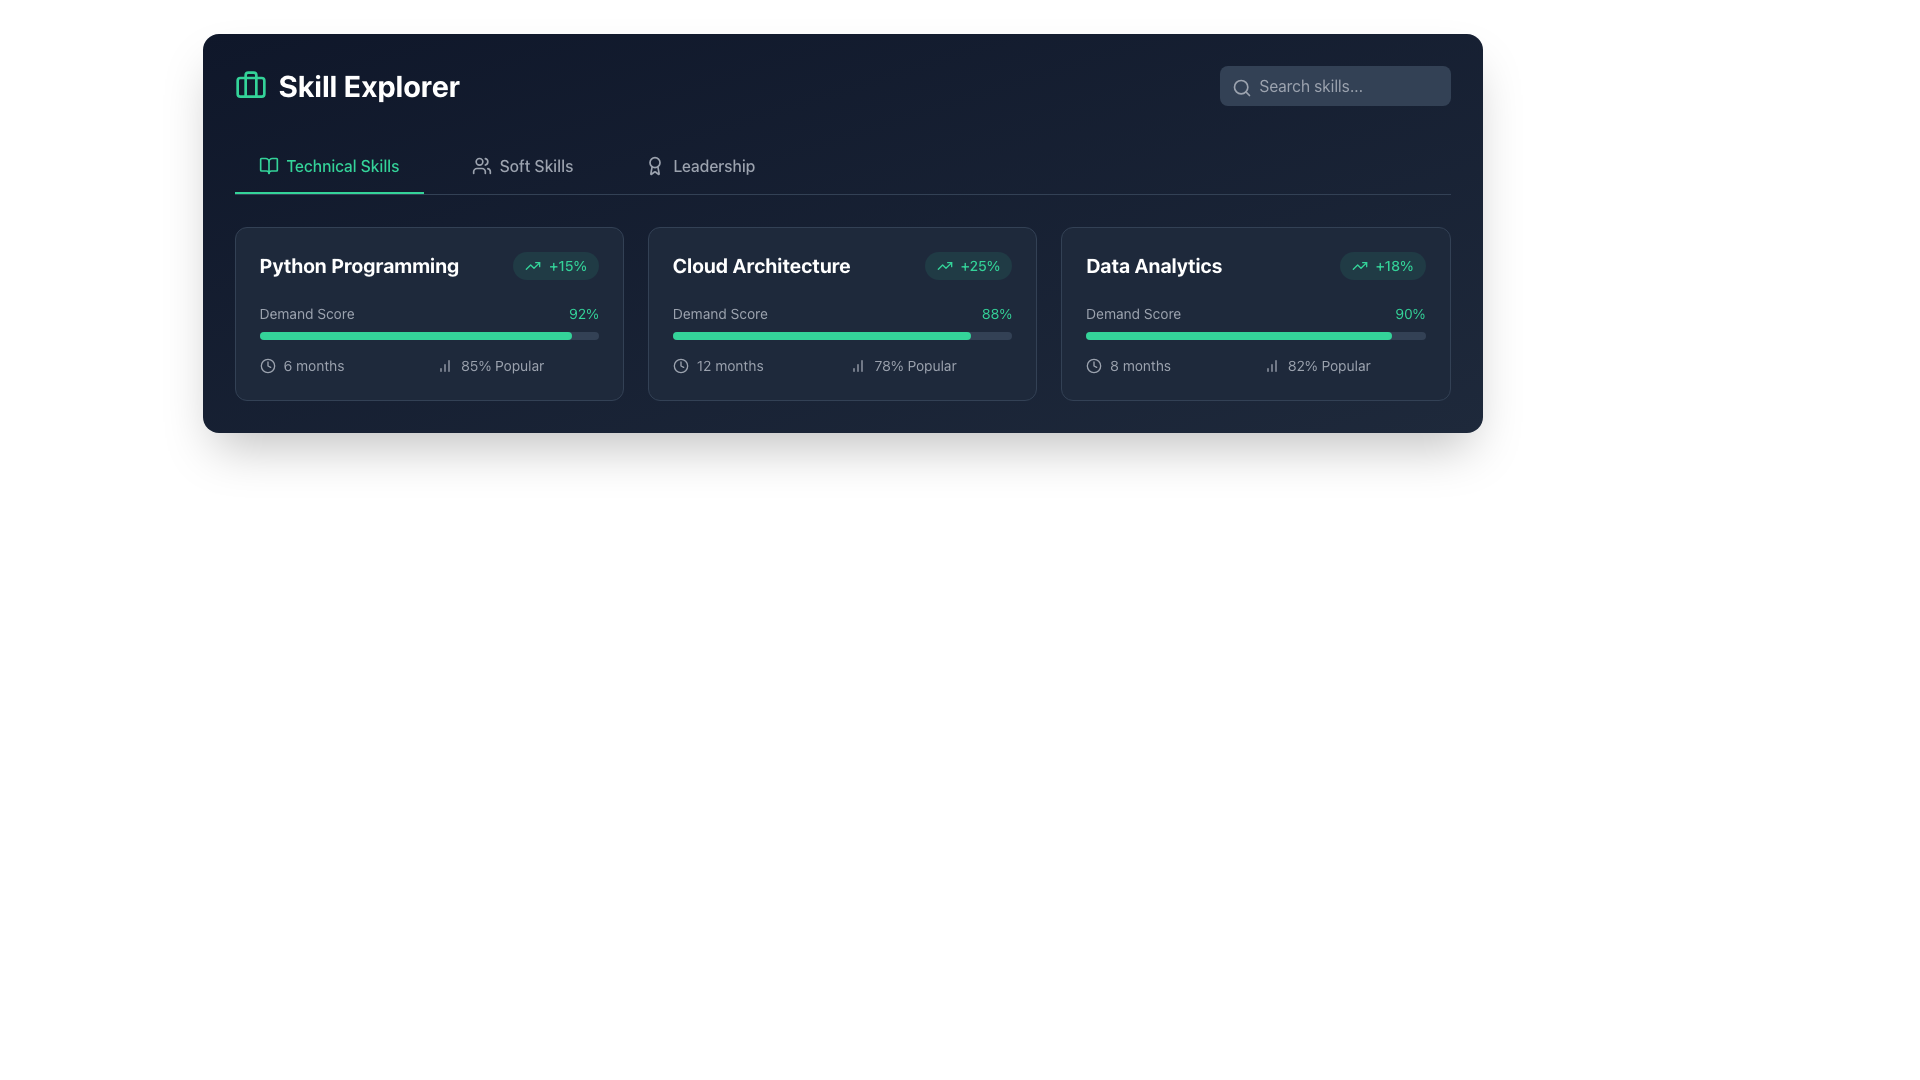 Image resolution: width=1920 pixels, height=1080 pixels. I want to click on the small gray bar chart icon located to the left of the '85% Popular' text within the 'Python Programming' card, so click(444, 366).